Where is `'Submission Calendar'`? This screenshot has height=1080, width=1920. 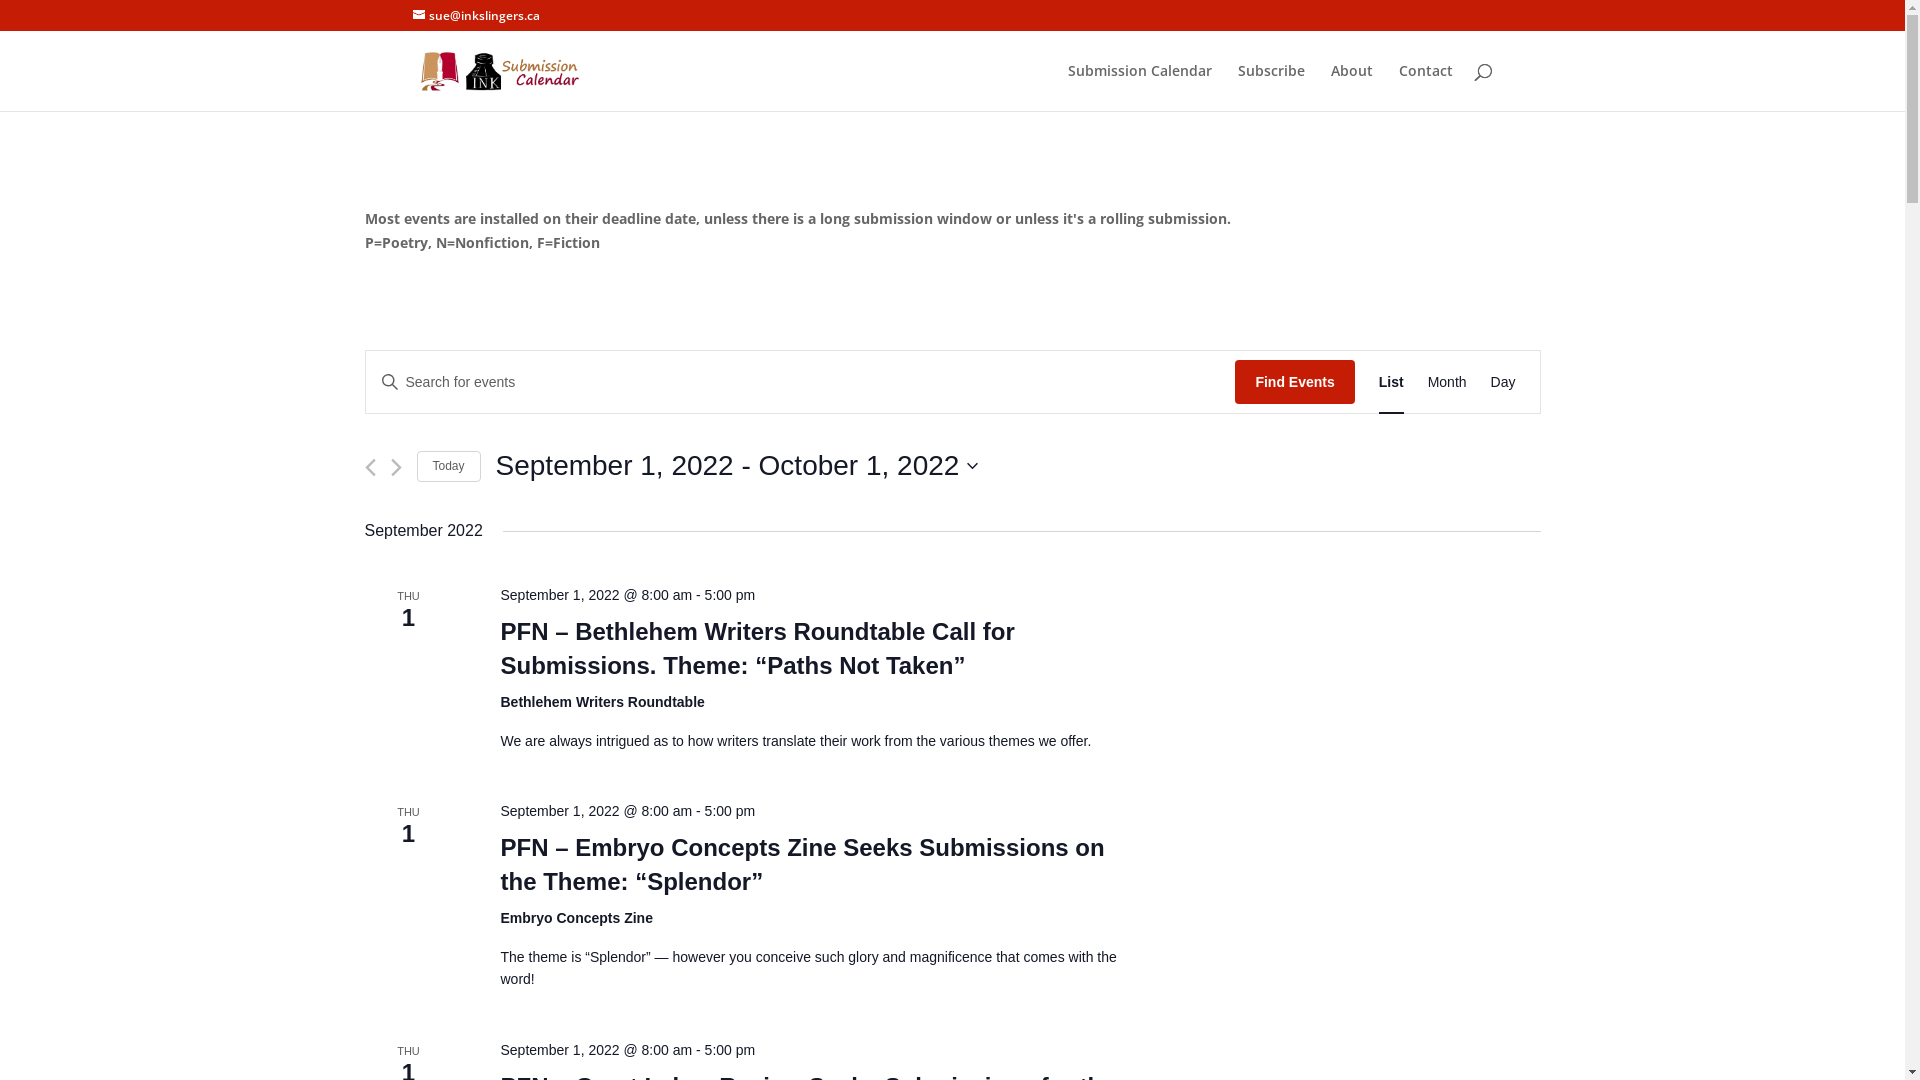
'Submission Calendar' is located at coordinates (1067, 86).